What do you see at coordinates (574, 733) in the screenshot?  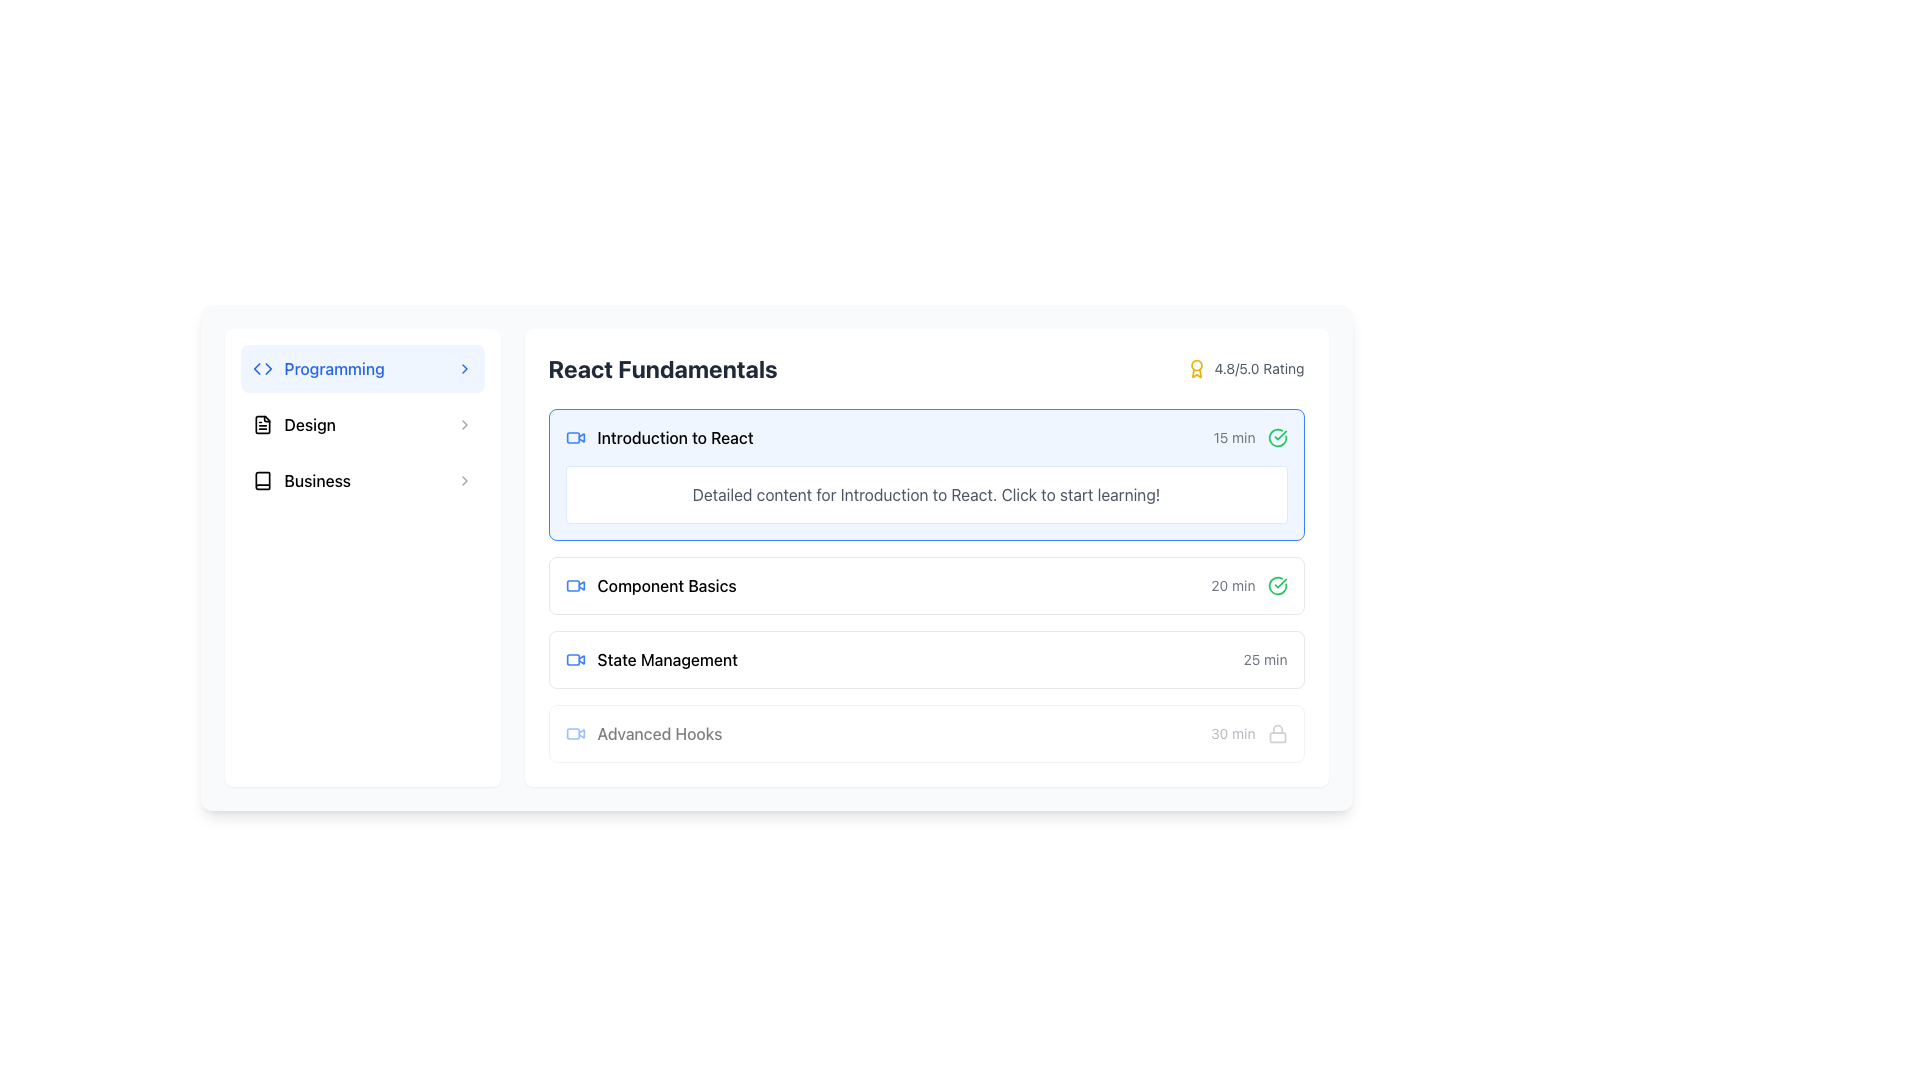 I see `the blue video camera icon located to the left of the text 'Advanced Hooks' in the 'React Fundamentals' section` at bounding box center [574, 733].